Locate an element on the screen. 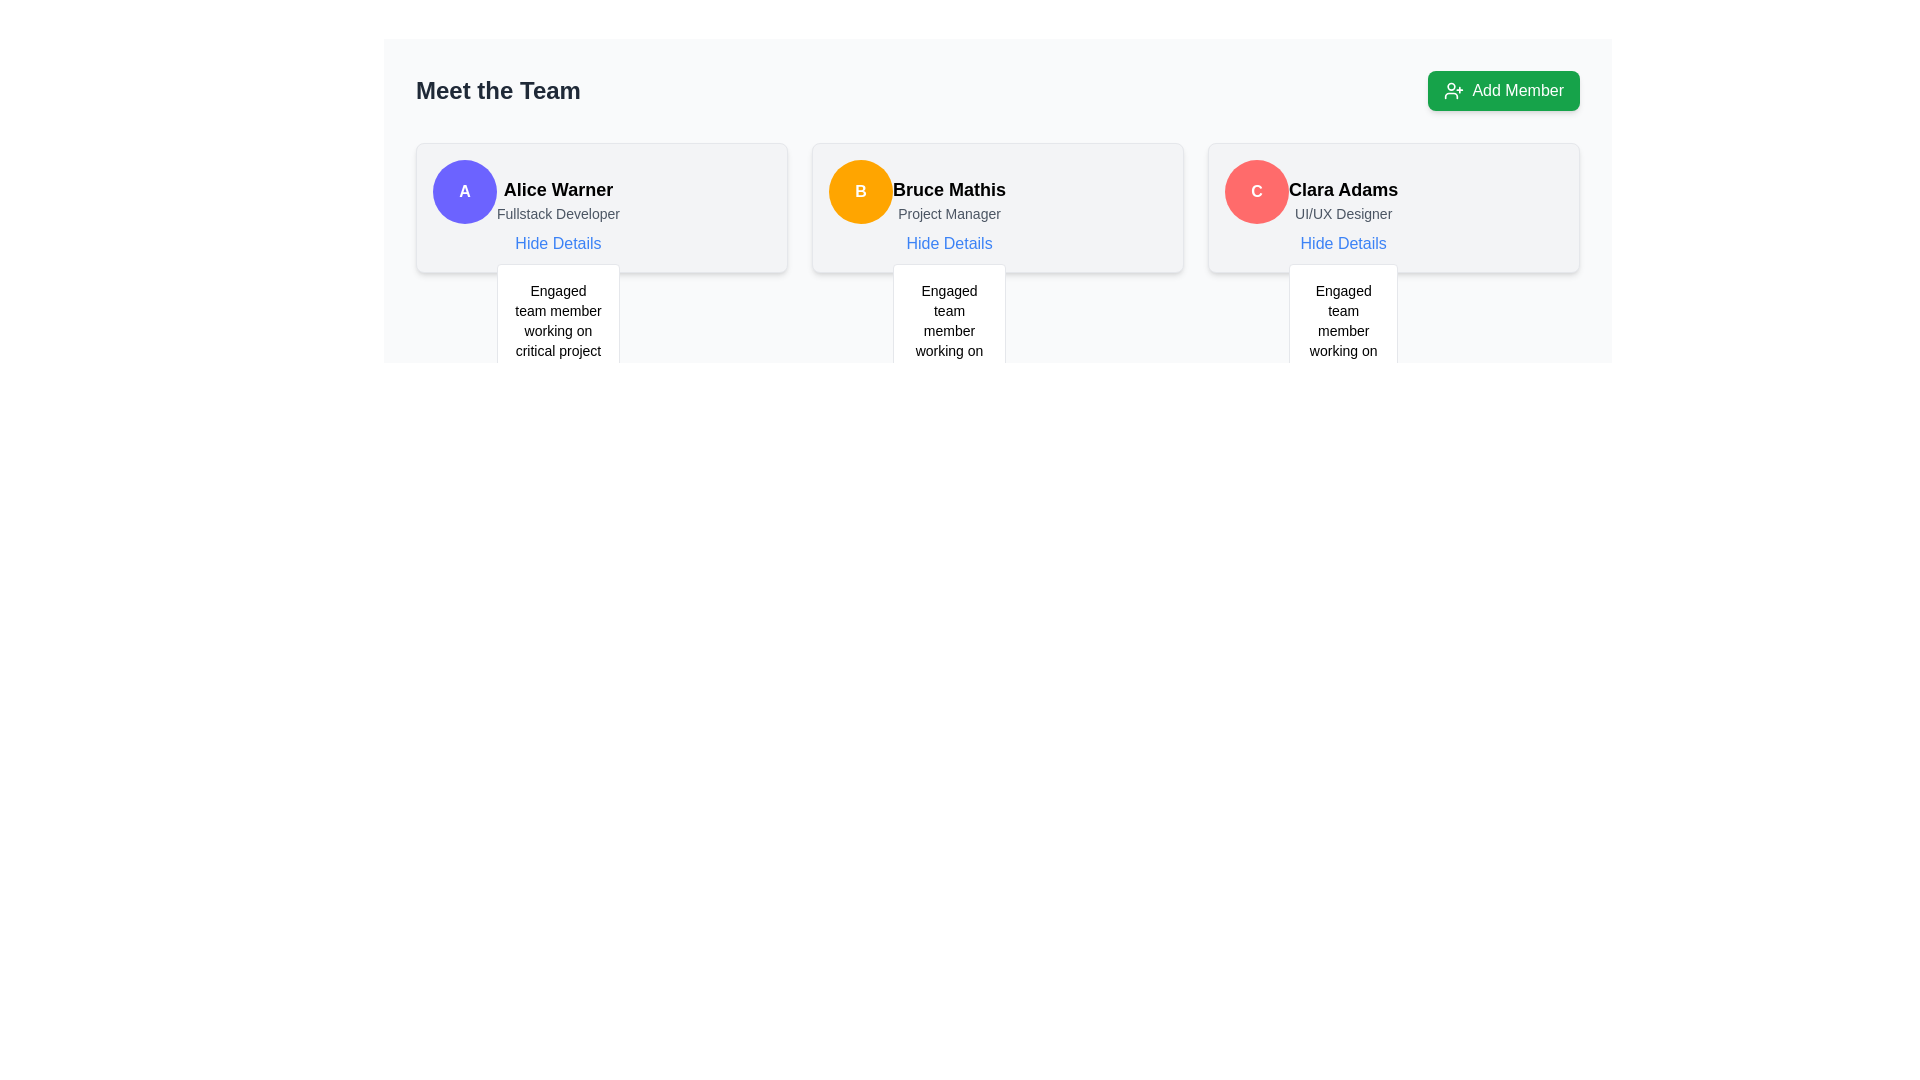 This screenshot has width=1920, height=1080. the text label displaying 'Project Manager' located below 'Bruce Mathis' in the profile card is located at coordinates (948, 213).